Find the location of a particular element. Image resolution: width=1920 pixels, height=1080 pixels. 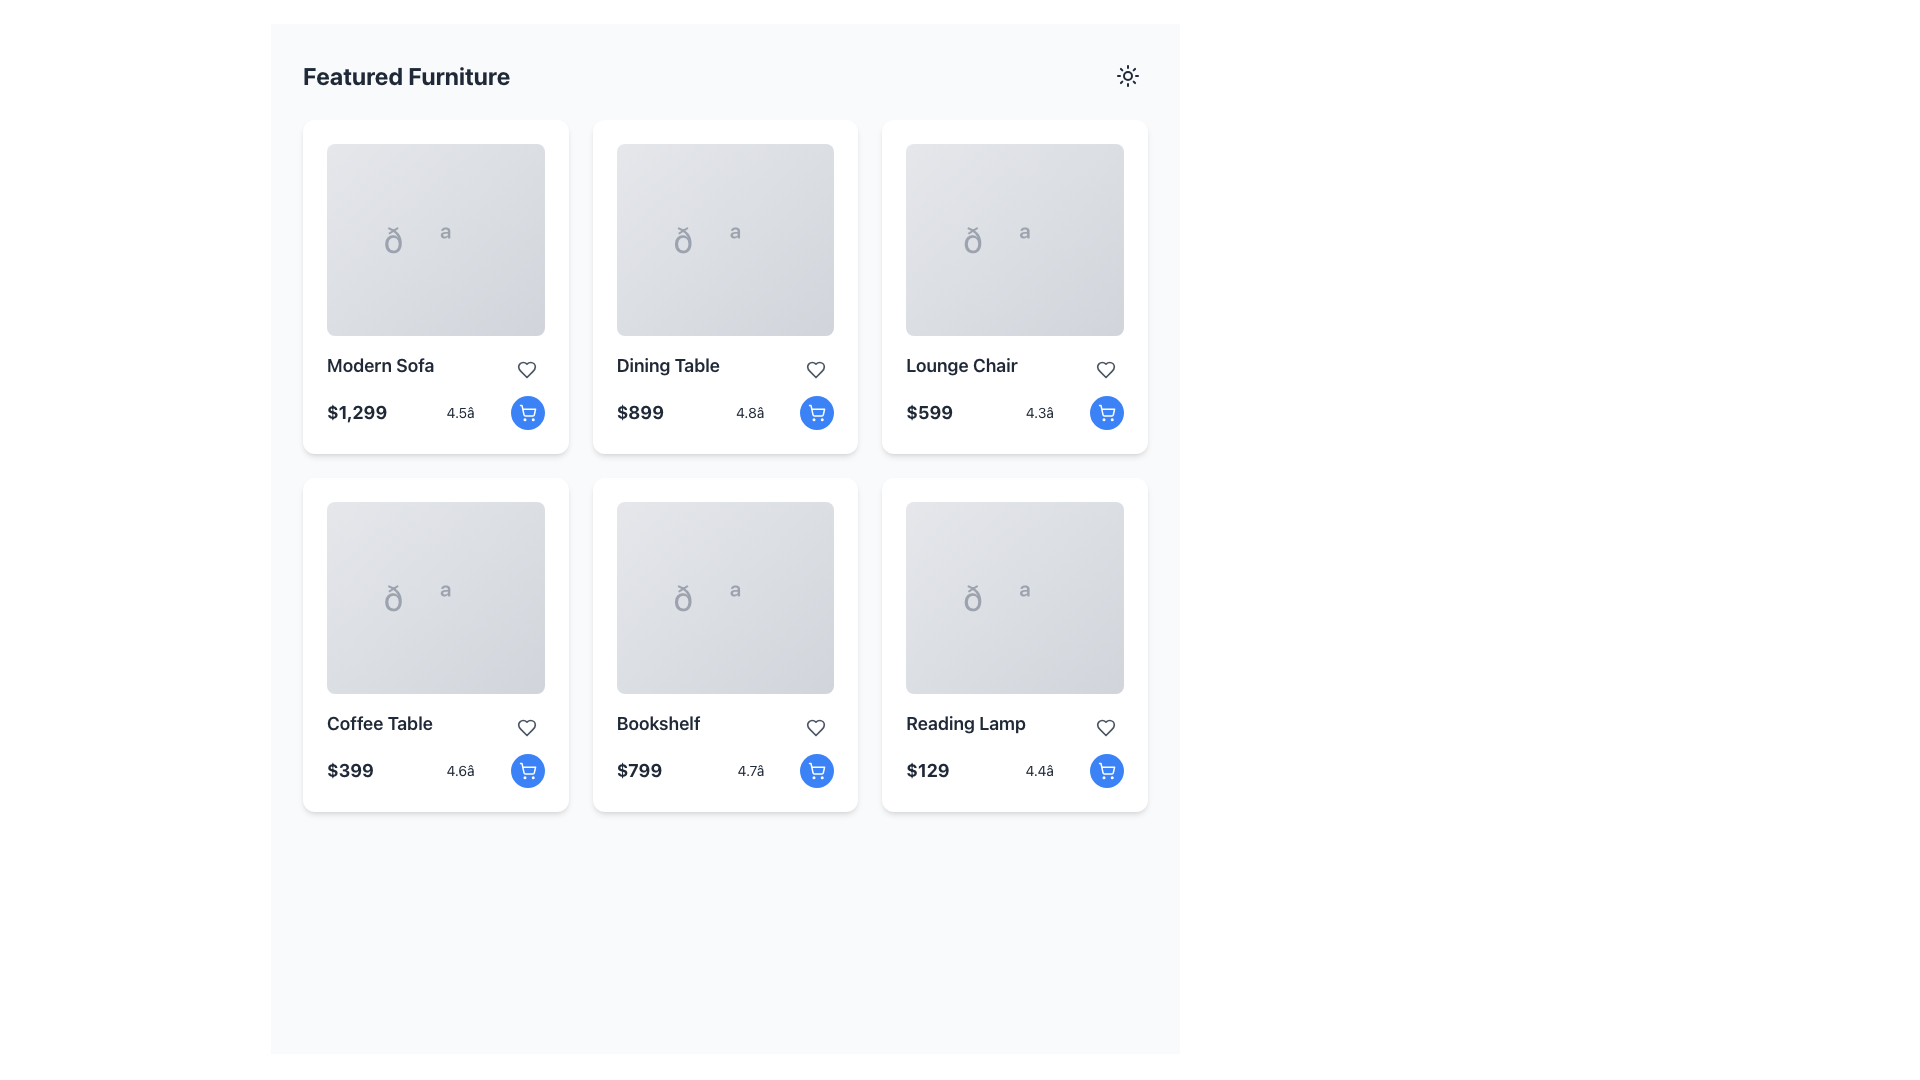

the static text element displaying 'Featured Furniture' in a bold, large font located in the upper-left section of the page above the grid of product cards is located at coordinates (405, 75).